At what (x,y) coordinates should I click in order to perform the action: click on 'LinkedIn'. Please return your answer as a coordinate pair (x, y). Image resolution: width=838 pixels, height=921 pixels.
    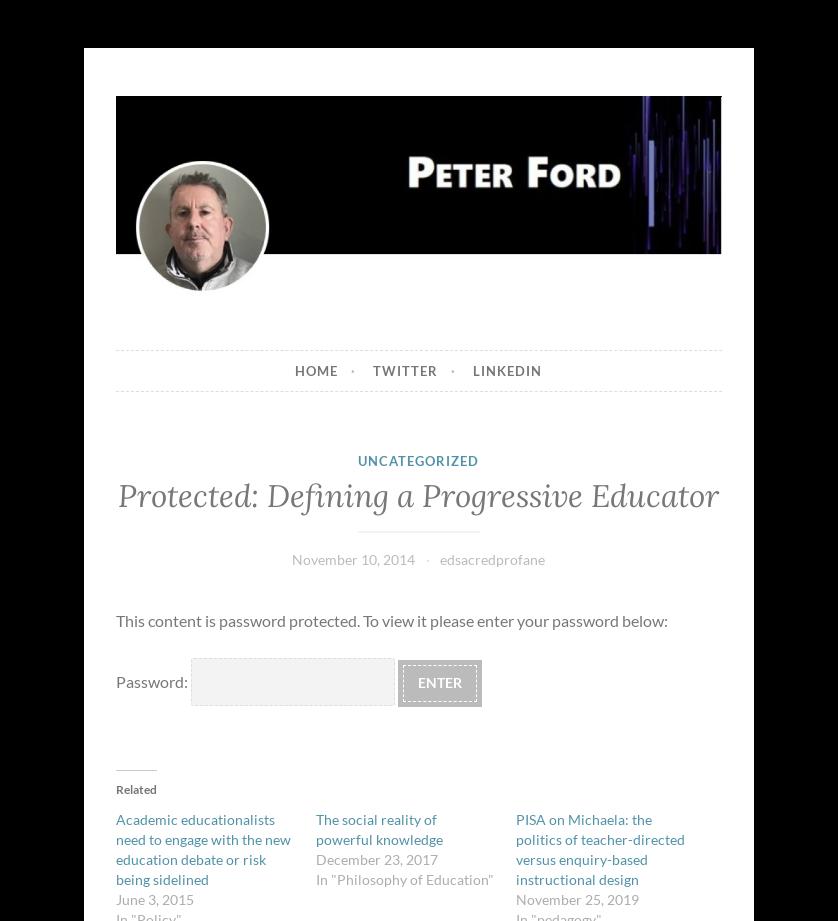
    Looking at the image, I should click on (507, 369).